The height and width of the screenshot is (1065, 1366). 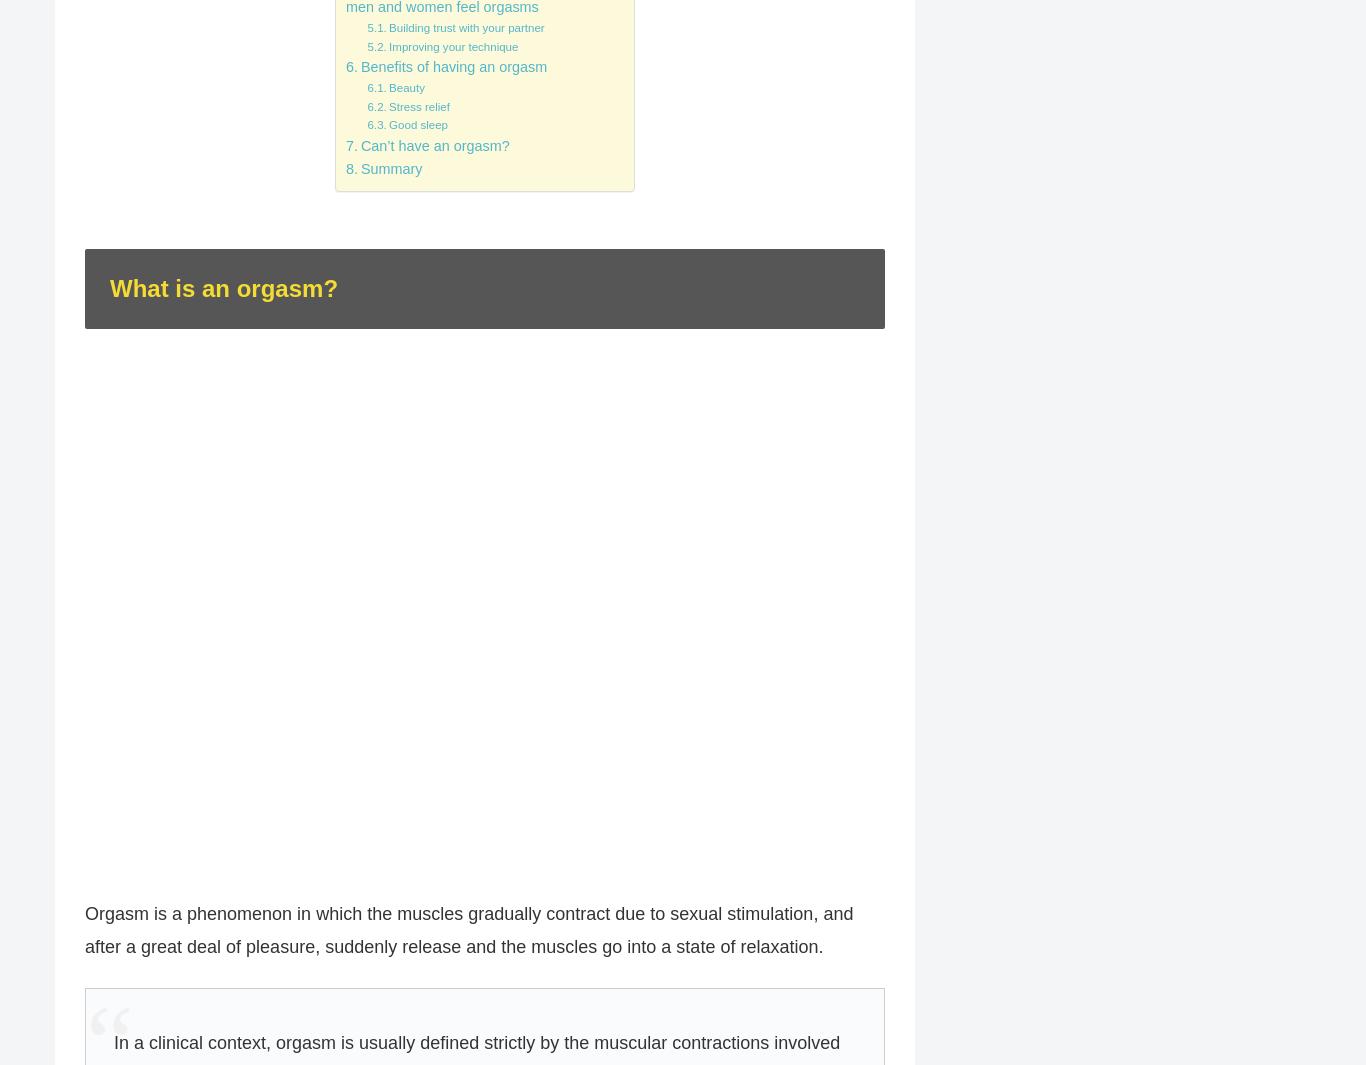 I want to click on 'Benefits of having an orgasm', so click(x=452, y=65).